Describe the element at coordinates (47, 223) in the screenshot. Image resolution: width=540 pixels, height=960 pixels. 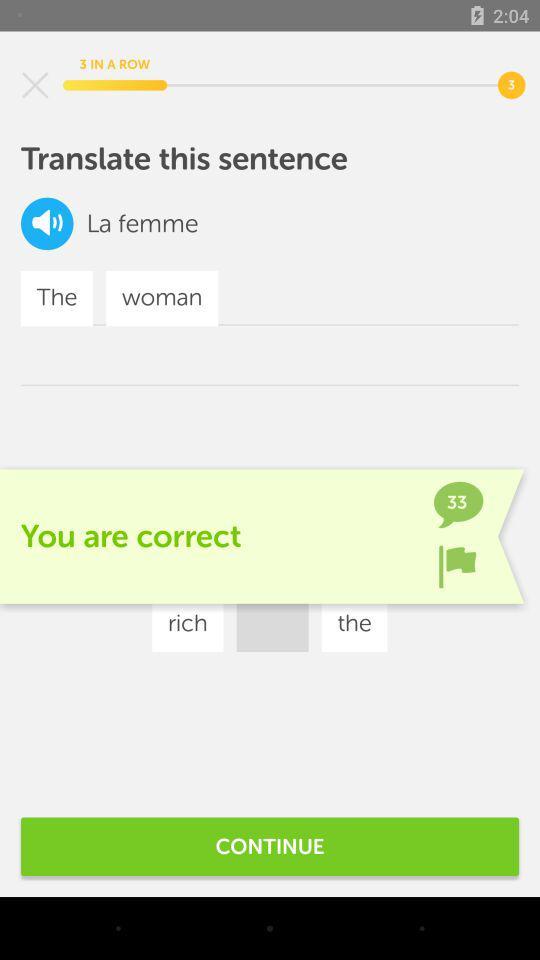
I see `icon above the the item` at that location.